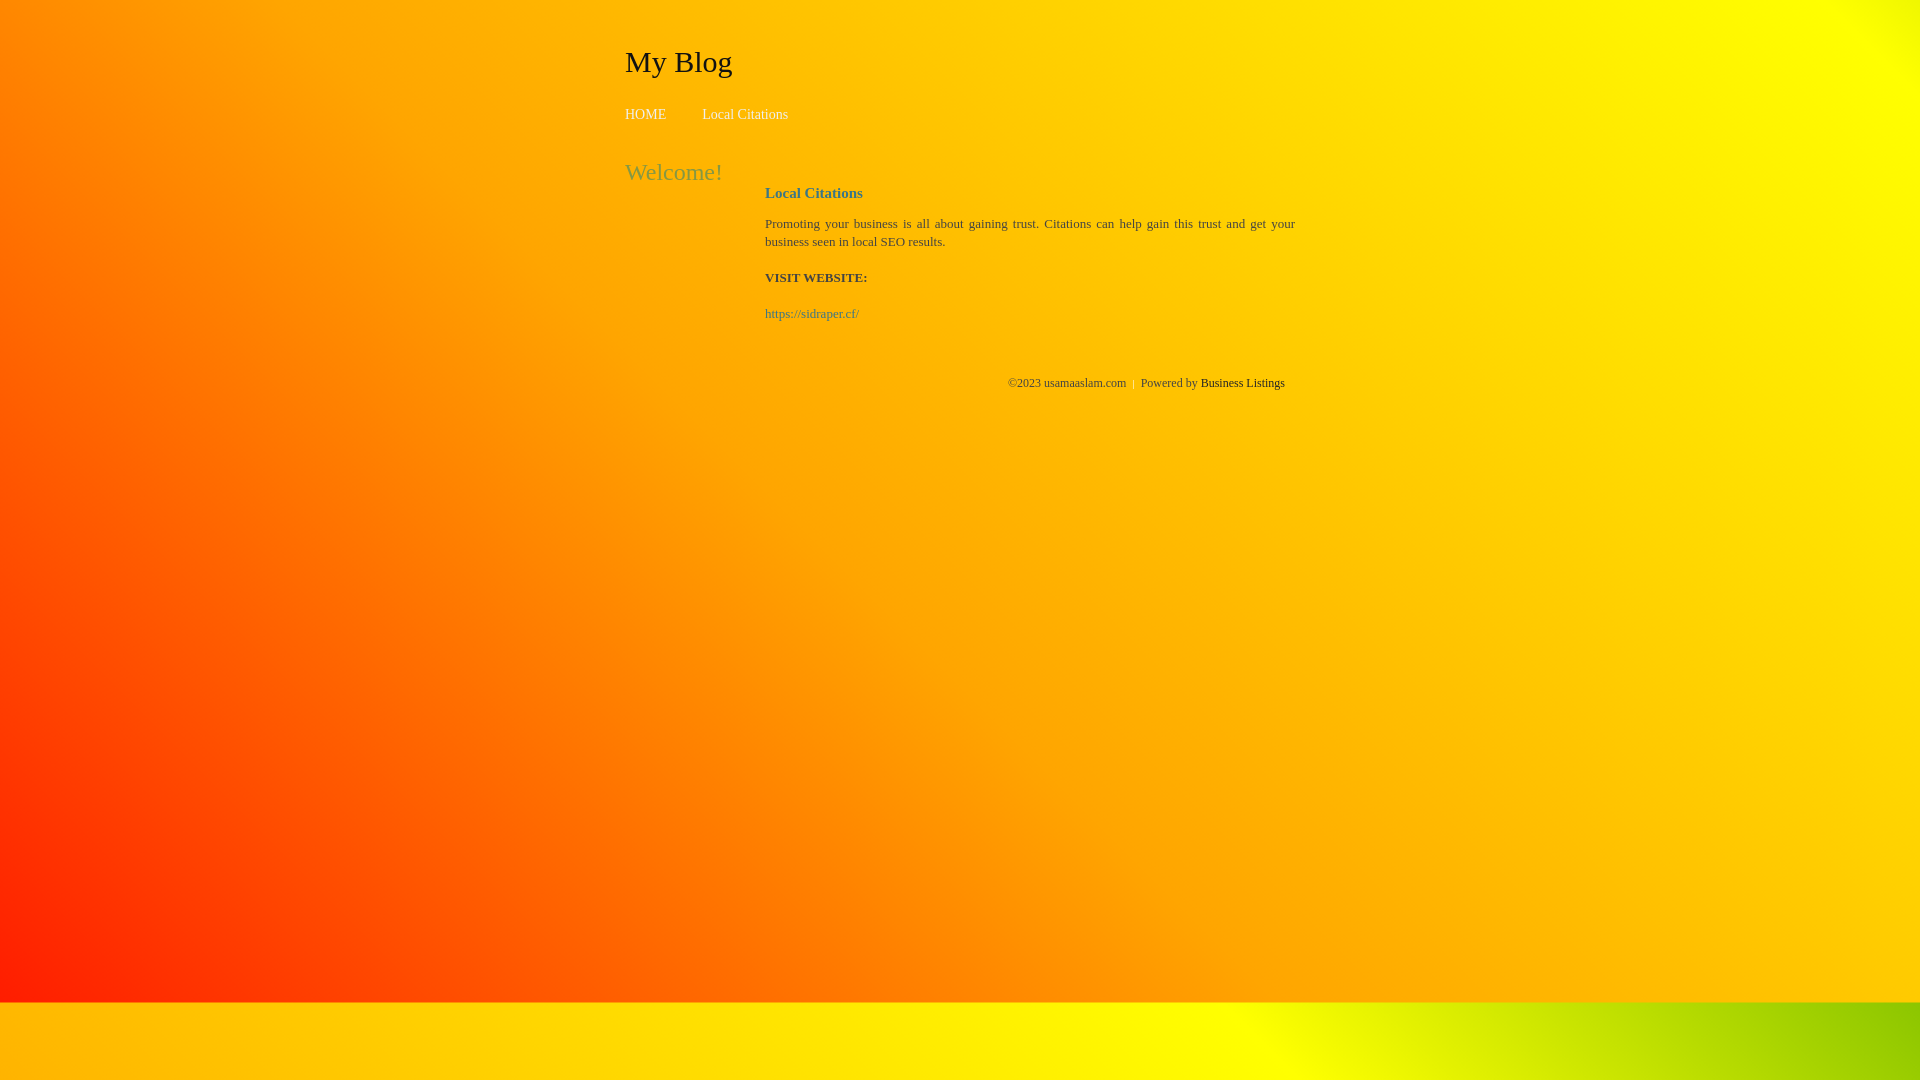 The height and width of the screenshot is (1080, 1920). What do you see at coordinates (743, 114) in the screenshot?
I see `'Local Citations'` at bounding box center [743, 114].